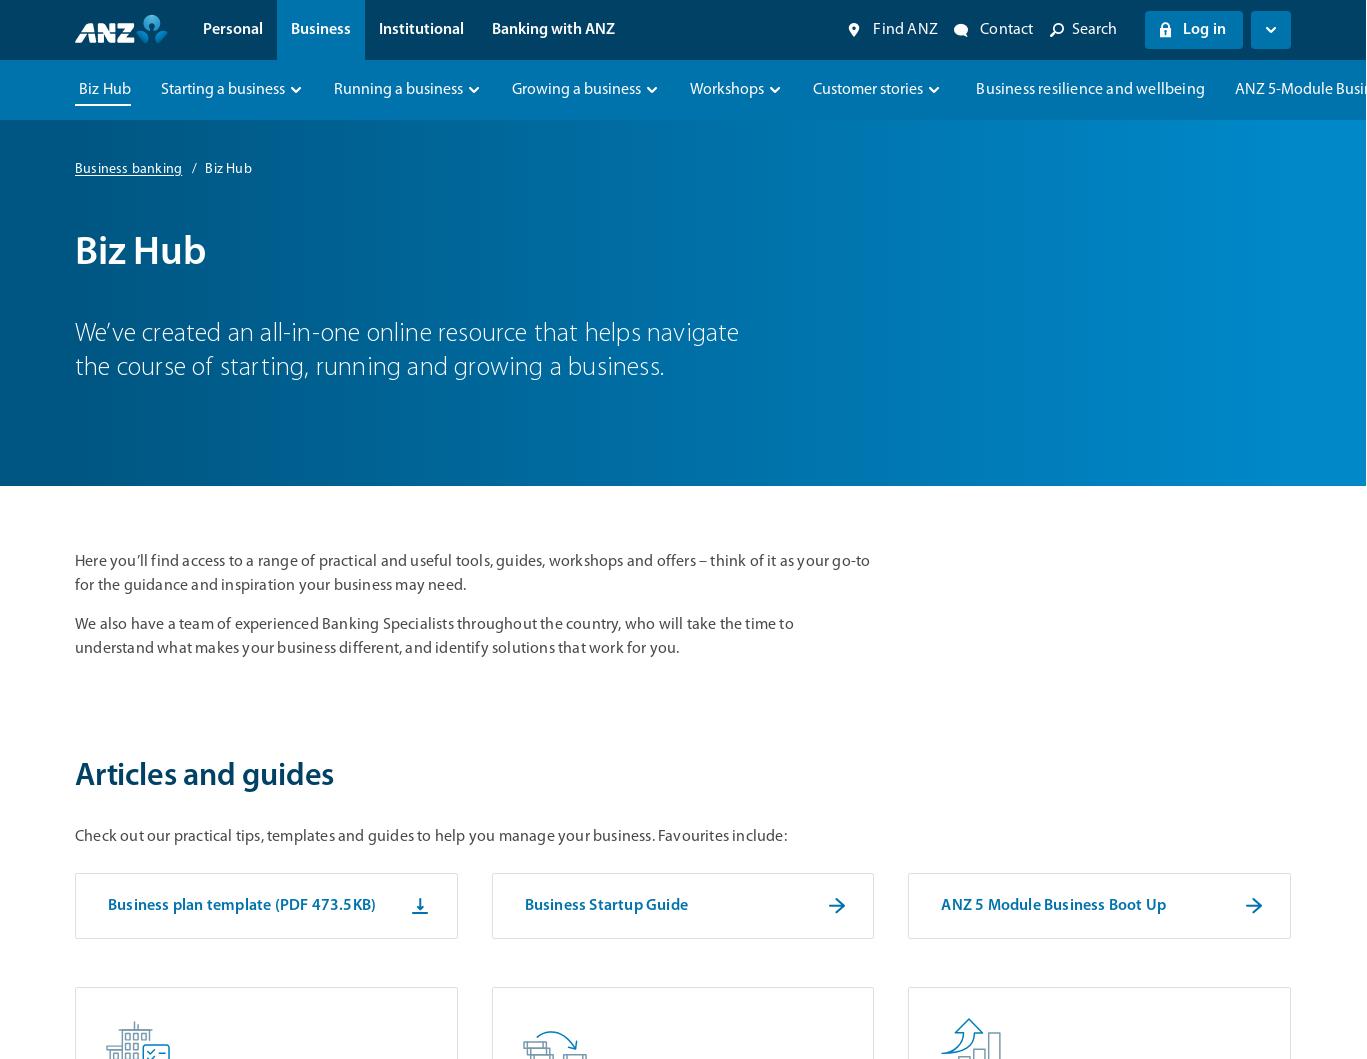 Image resolution: width=1367 pixels, height=1059 pixels. Describe the element at coordinates (699, 219) in the screenshot. I see `'Manage your business banking'` at that location.